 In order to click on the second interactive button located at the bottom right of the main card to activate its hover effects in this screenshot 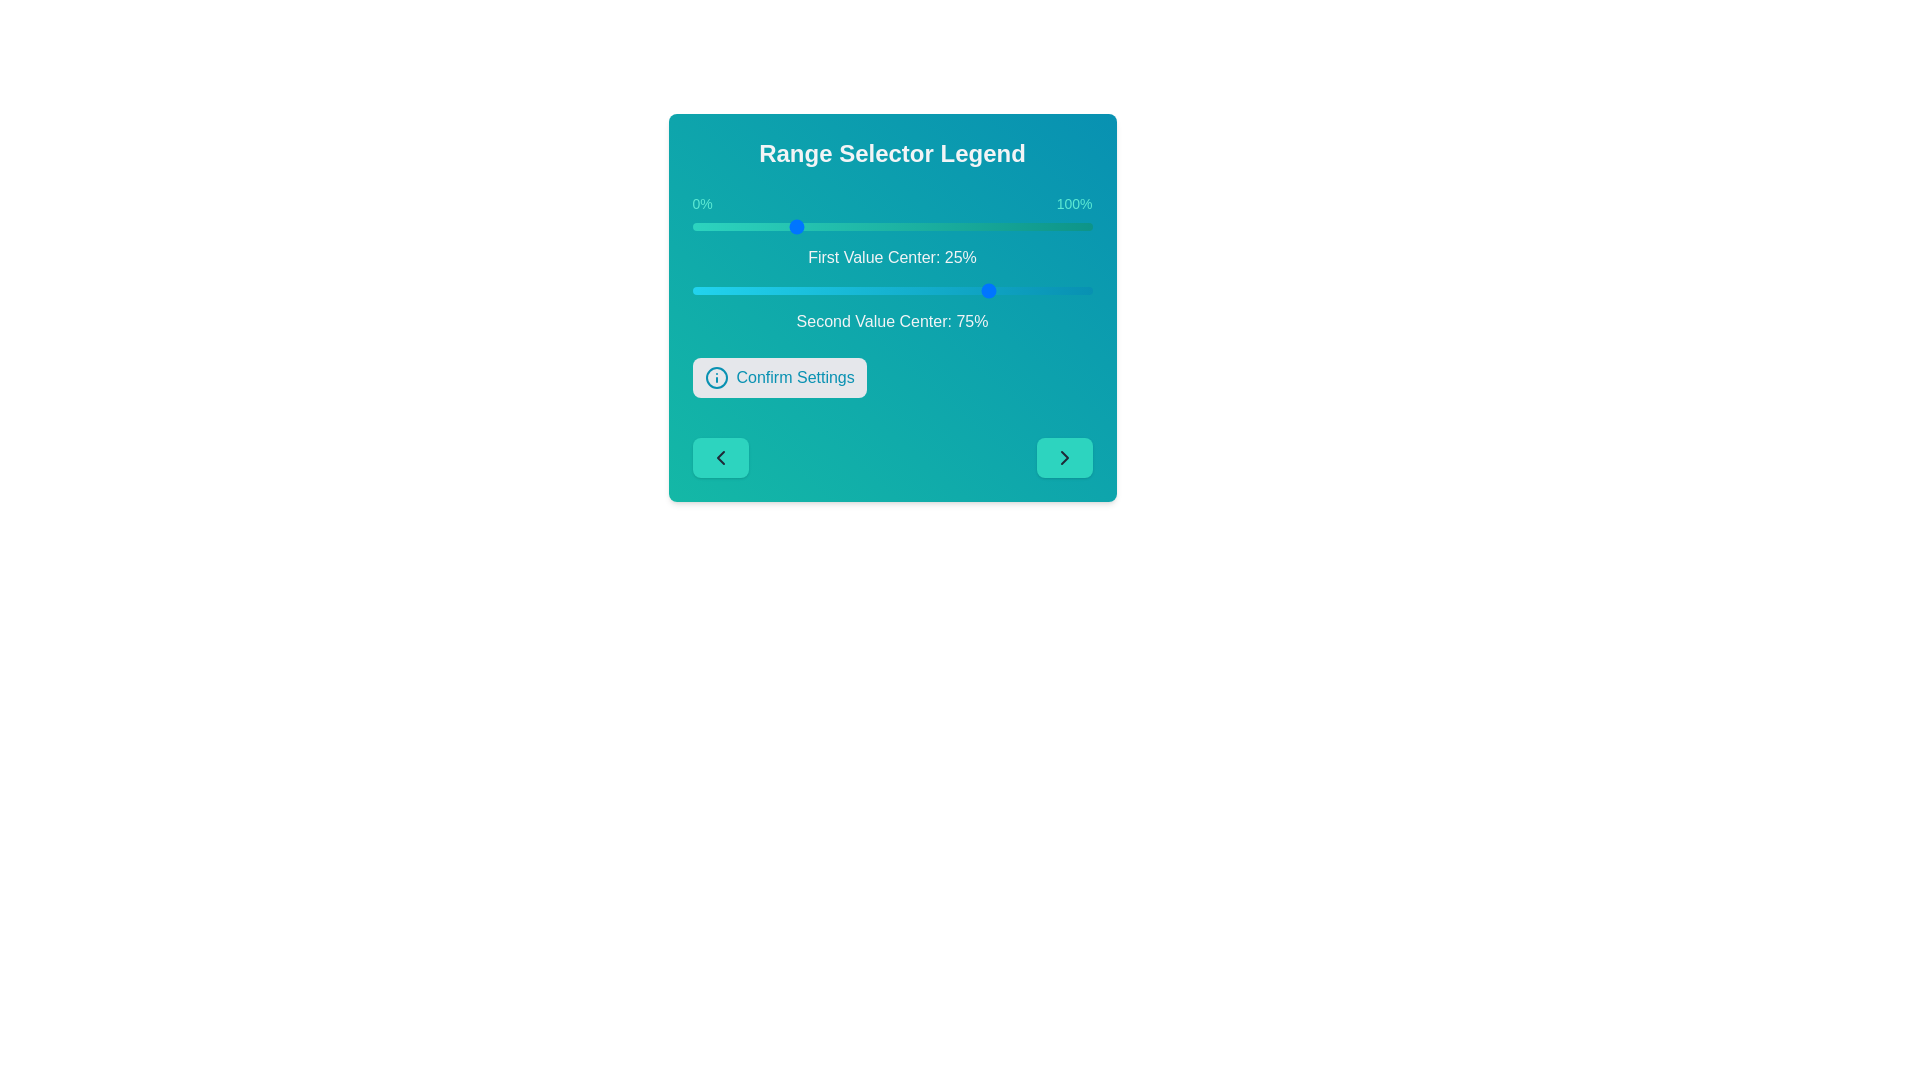, I will do `click(1063, 458)`.